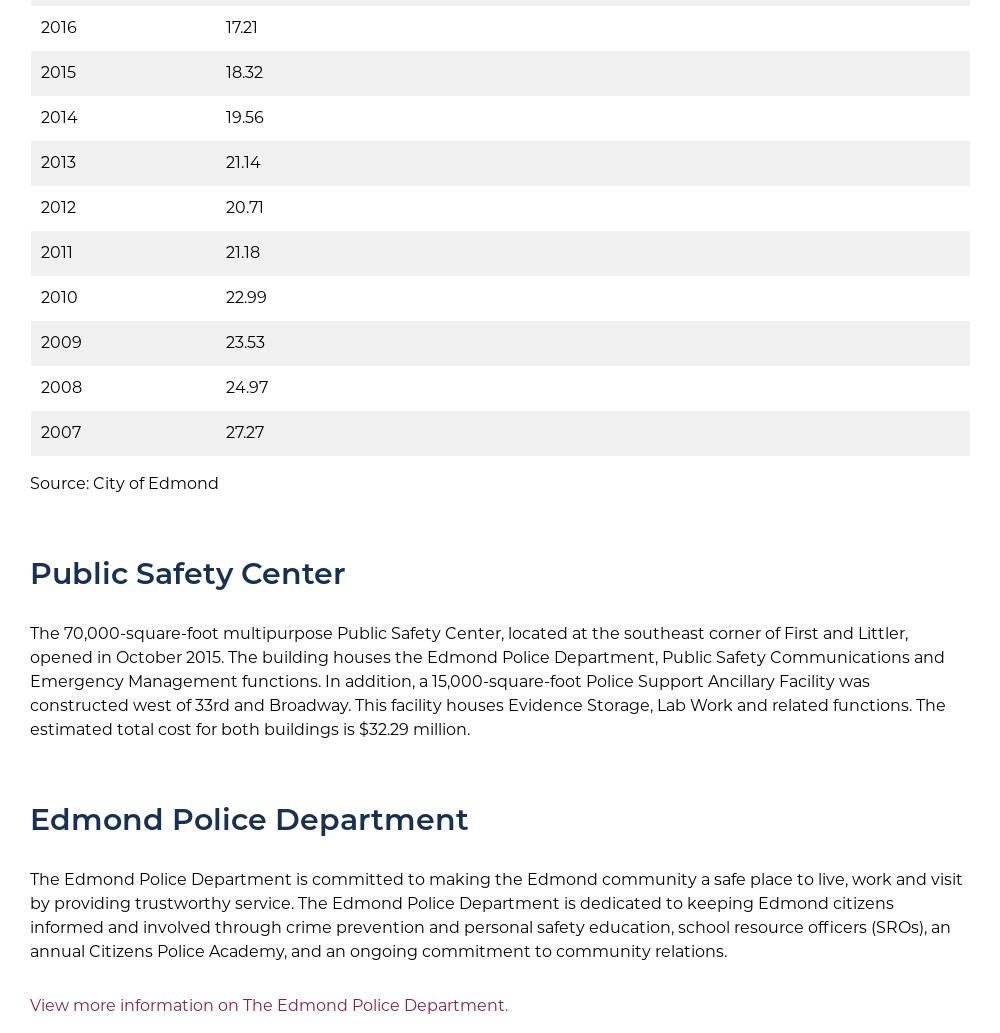 This screenshot has width=1000, height=1033. I want to click on '22.99', so click(245, 296).